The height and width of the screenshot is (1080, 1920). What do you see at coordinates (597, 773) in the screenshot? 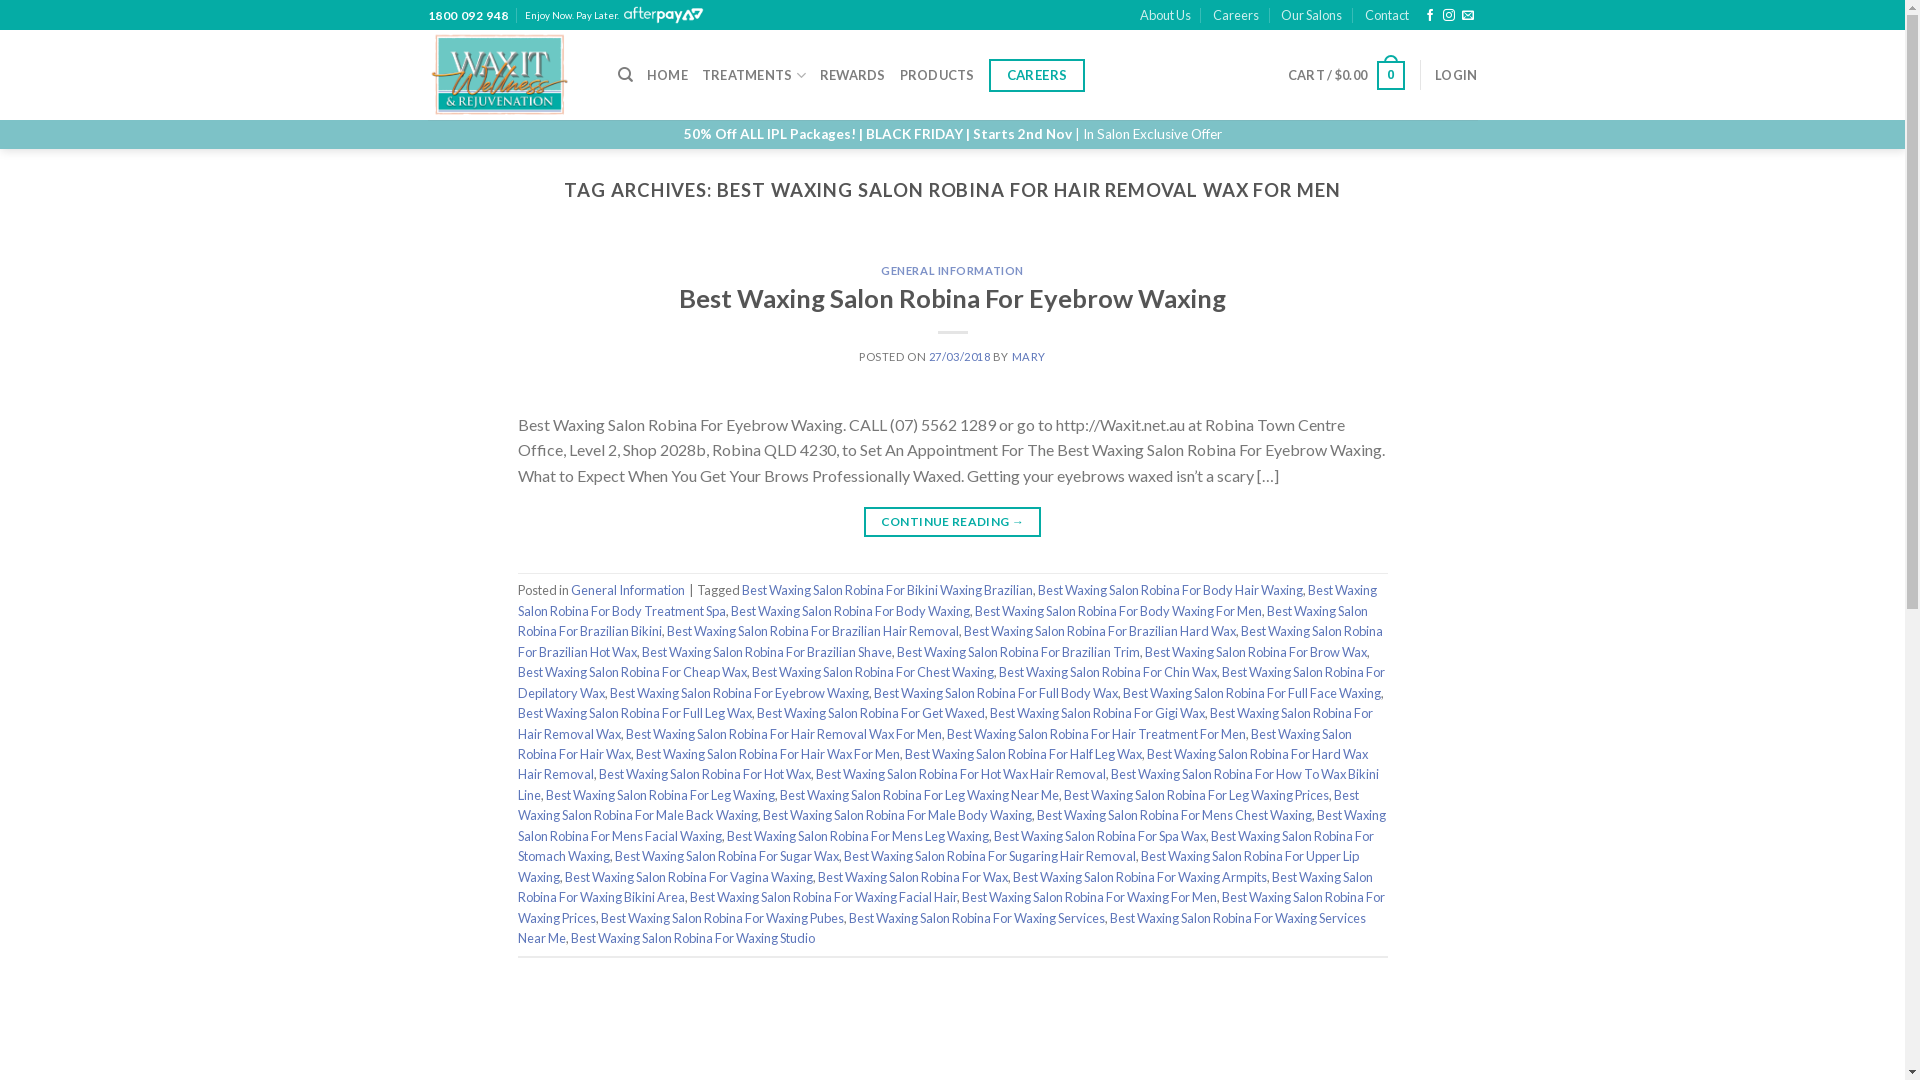
I see `'Best Waxing Salon Robina For Hot Wax'` at bounding box center [597, 773].